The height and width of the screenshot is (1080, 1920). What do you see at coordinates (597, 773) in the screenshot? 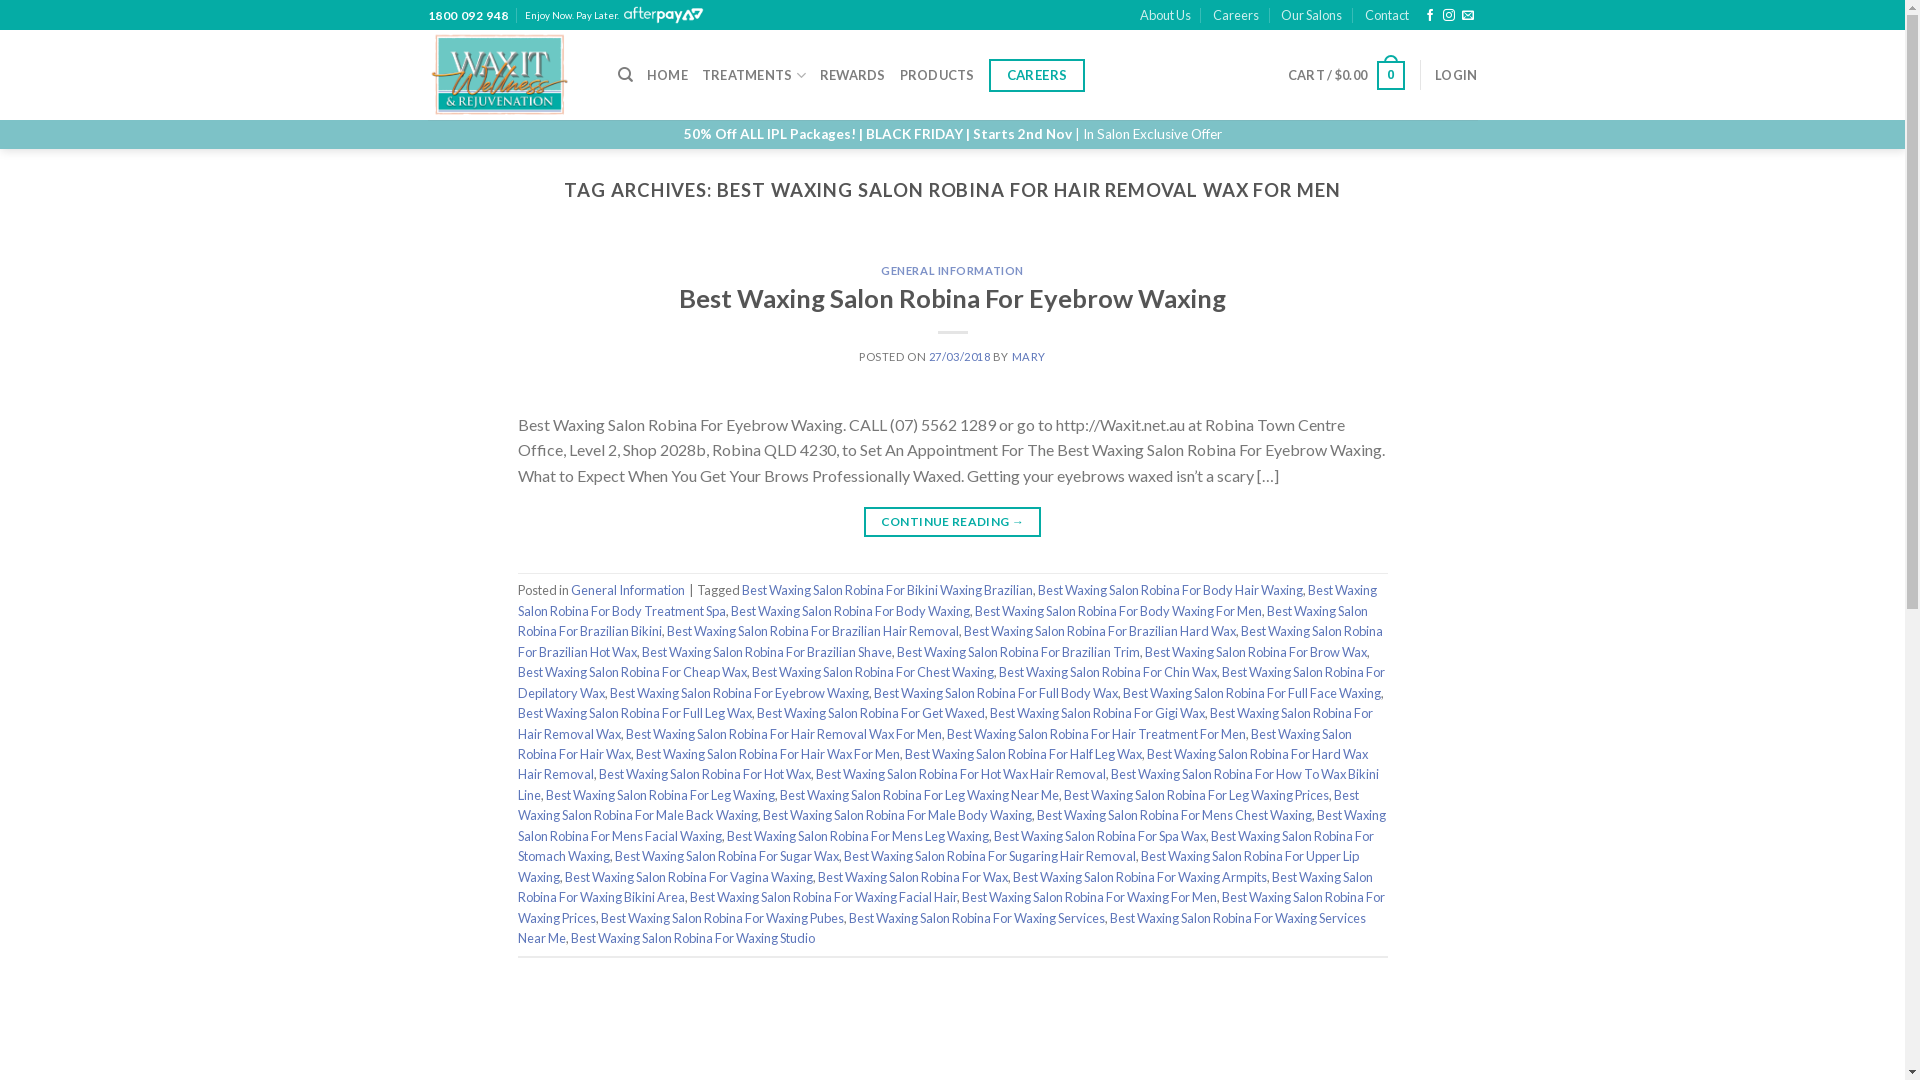
I see `'Best Waxing Salon Robina For Hot Wax'` at bounding box center [597, 773].